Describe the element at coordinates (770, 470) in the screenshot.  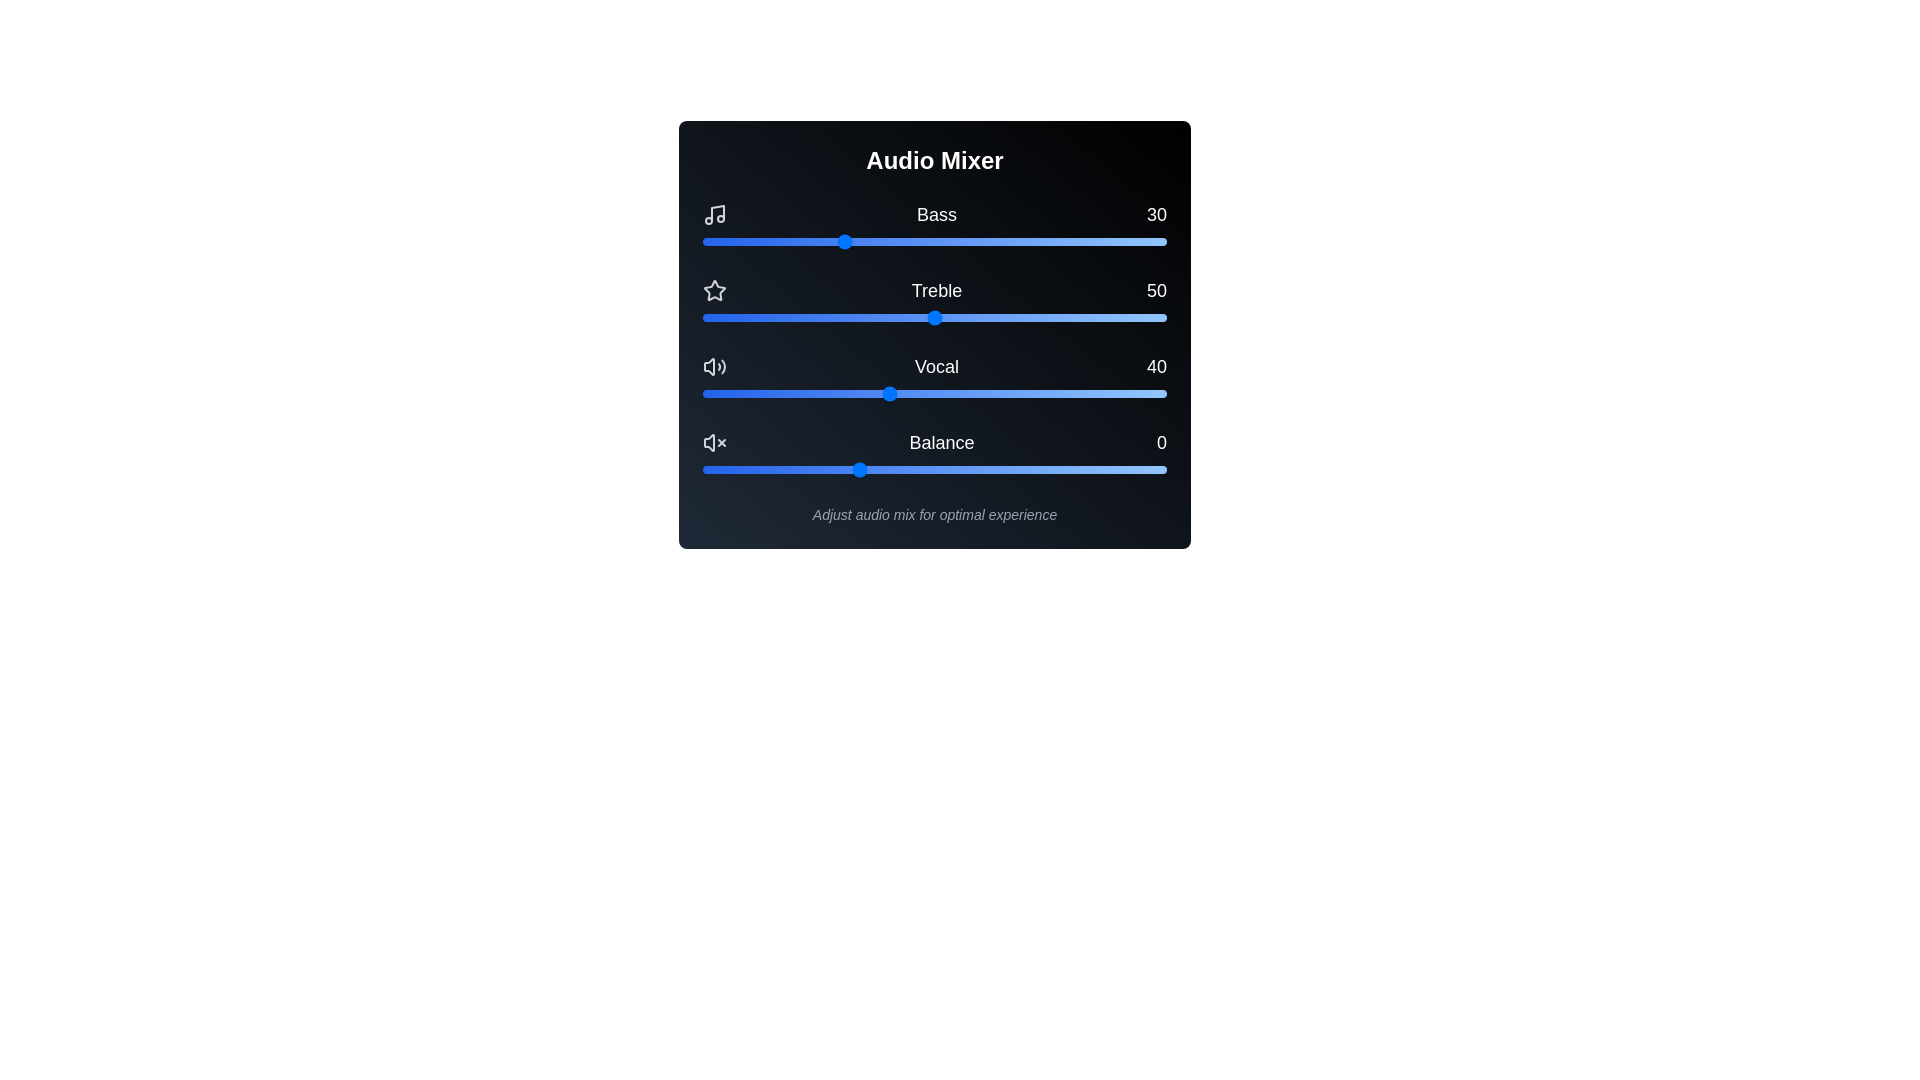
I see `the balance slider to -28 within its range of -50 to 100` at that location.